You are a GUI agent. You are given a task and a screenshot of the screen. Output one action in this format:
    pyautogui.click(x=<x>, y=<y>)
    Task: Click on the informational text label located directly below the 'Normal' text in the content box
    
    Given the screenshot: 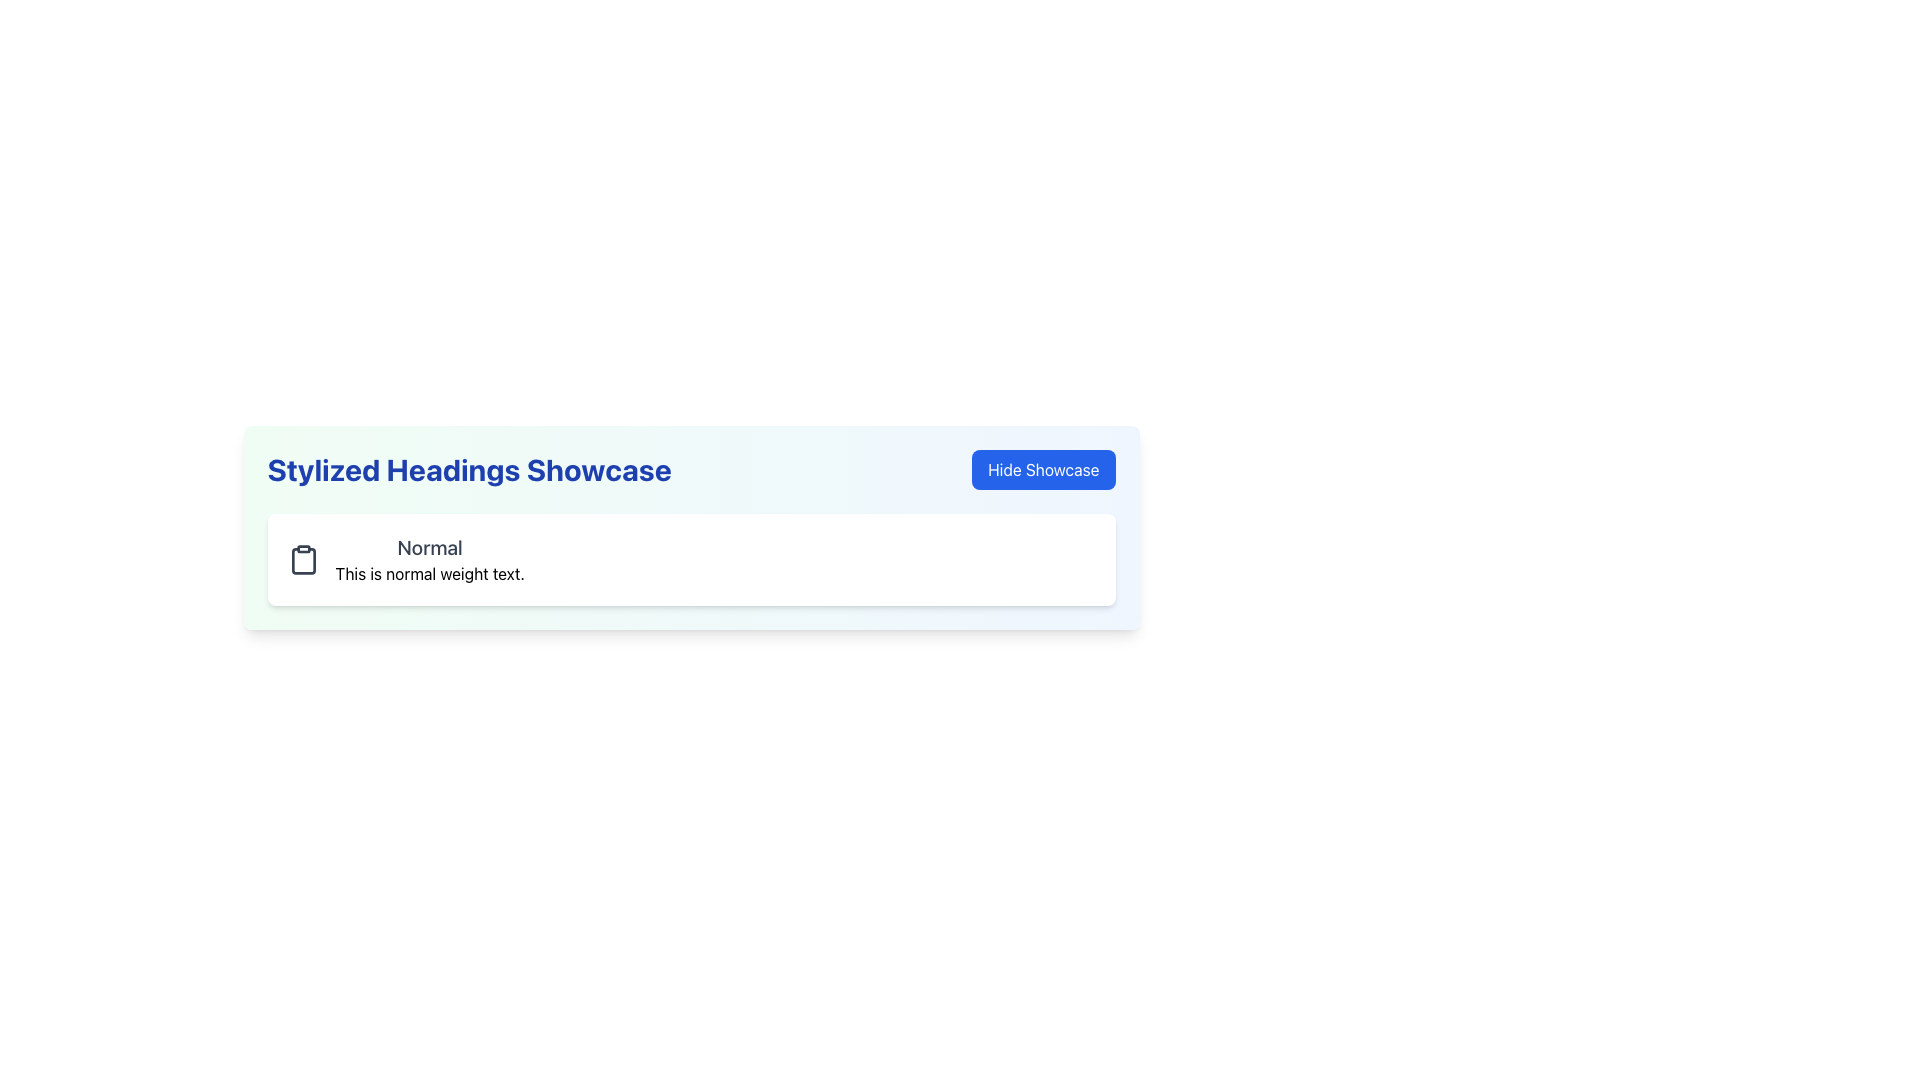 What is the action you would take?
    pyautogui.click(x=429, y=574)
    